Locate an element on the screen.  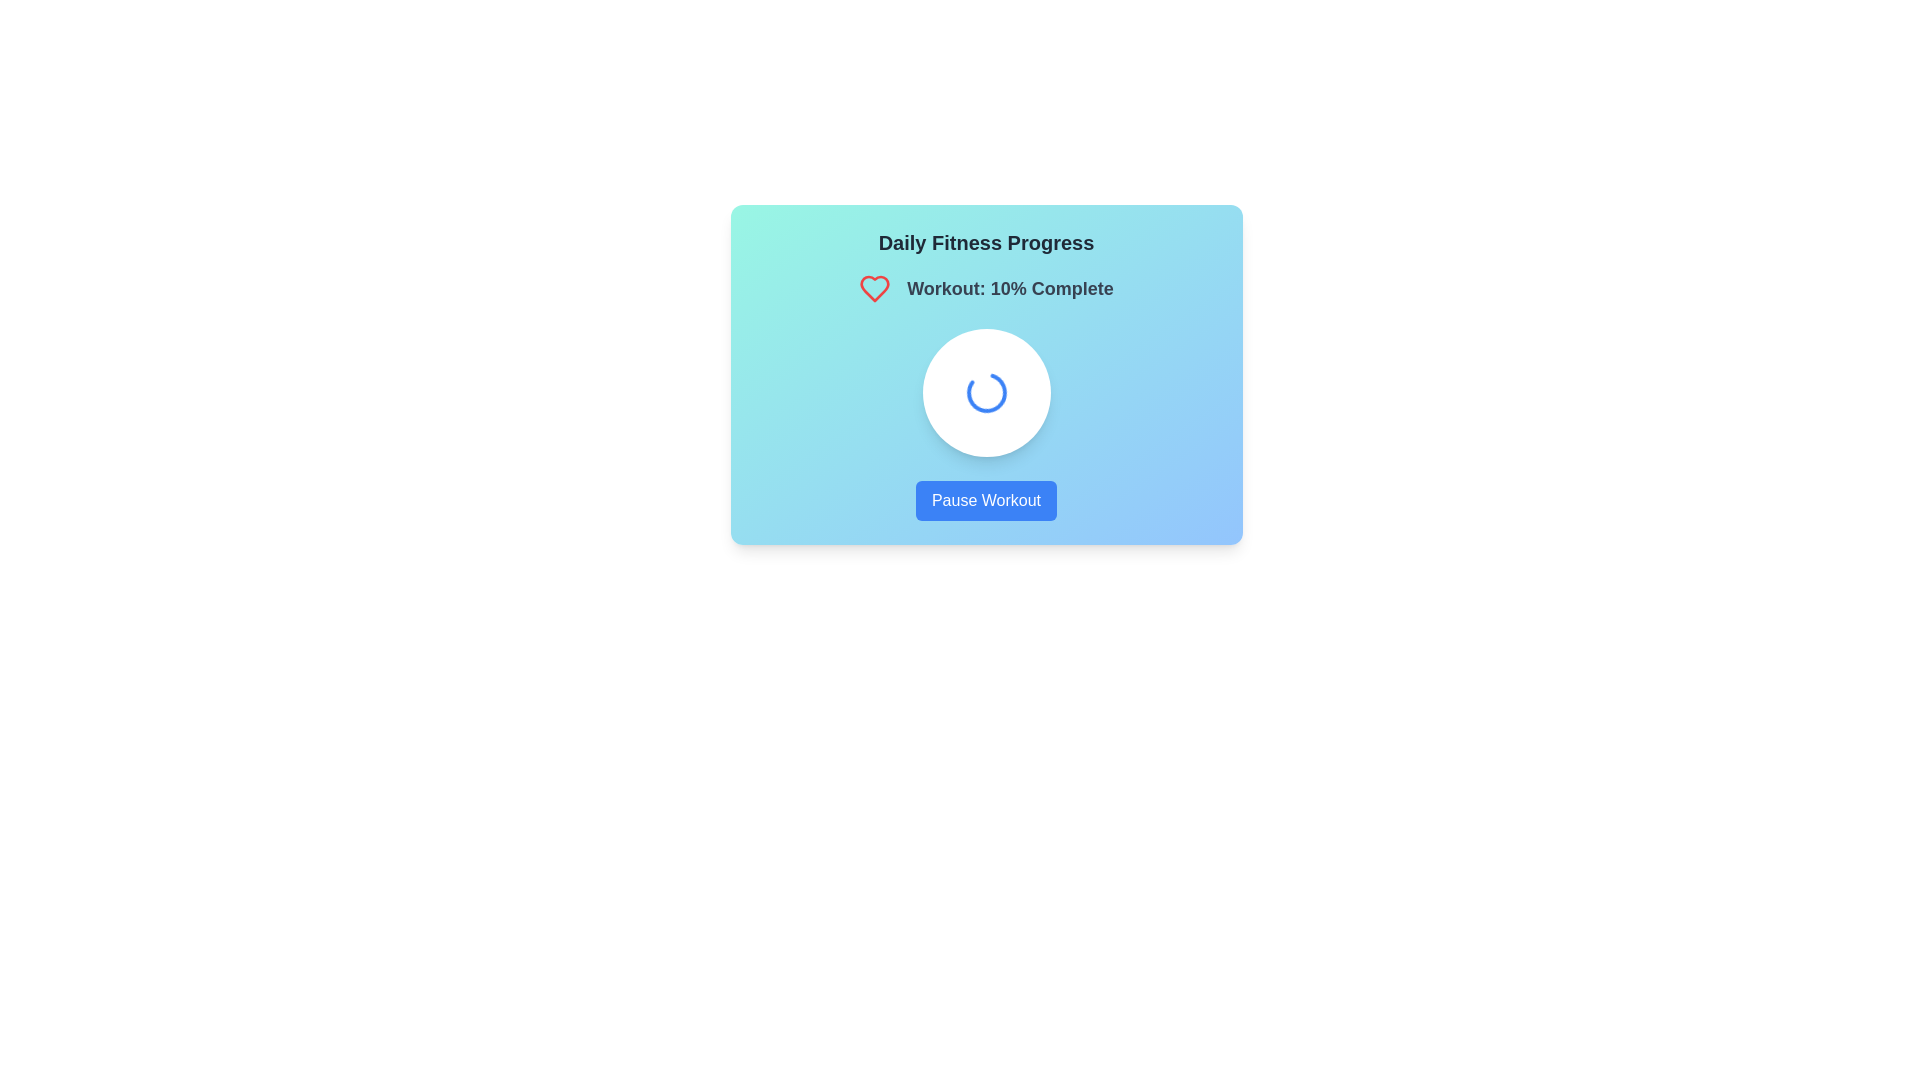
the header displaying 'Daily Fitness Progress' at the top center of the card layout is located at coordinates (986, 242).